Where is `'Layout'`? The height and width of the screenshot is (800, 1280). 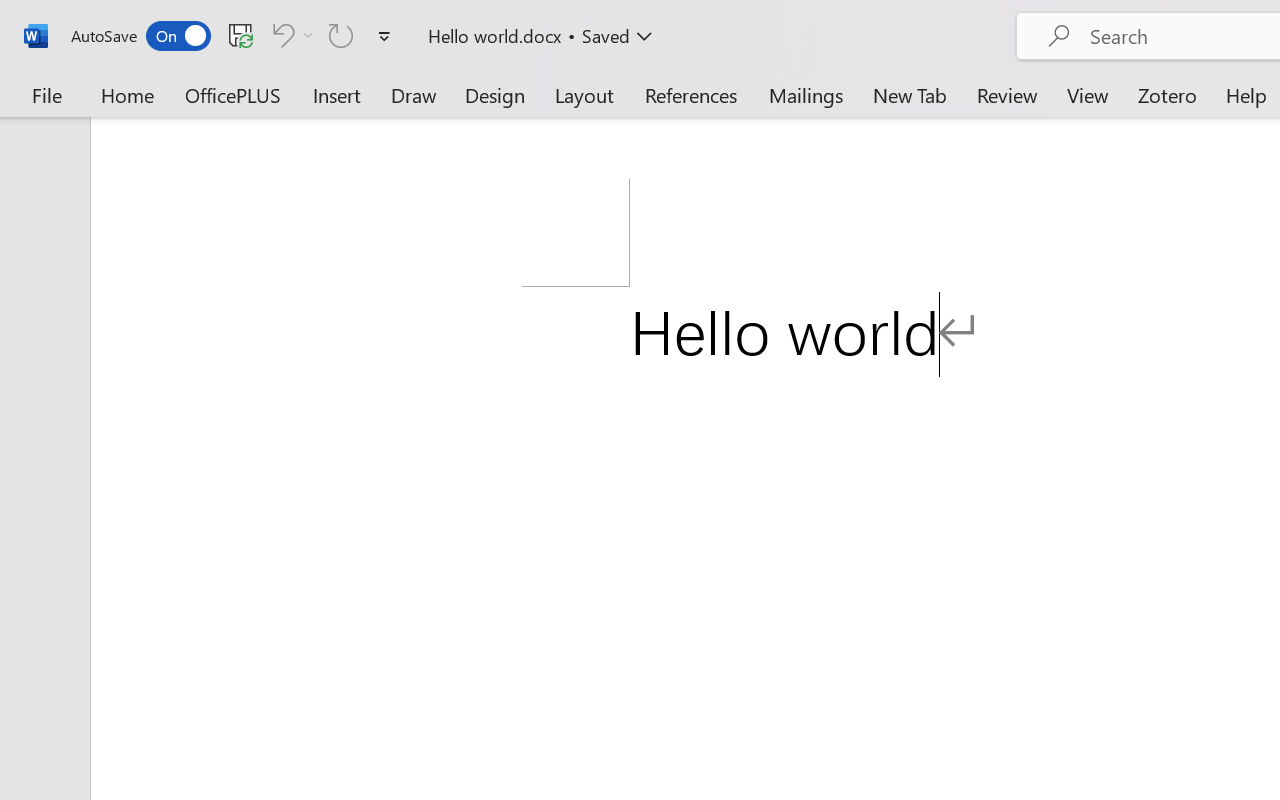 'Layout' is located at coordinates (583, 94).